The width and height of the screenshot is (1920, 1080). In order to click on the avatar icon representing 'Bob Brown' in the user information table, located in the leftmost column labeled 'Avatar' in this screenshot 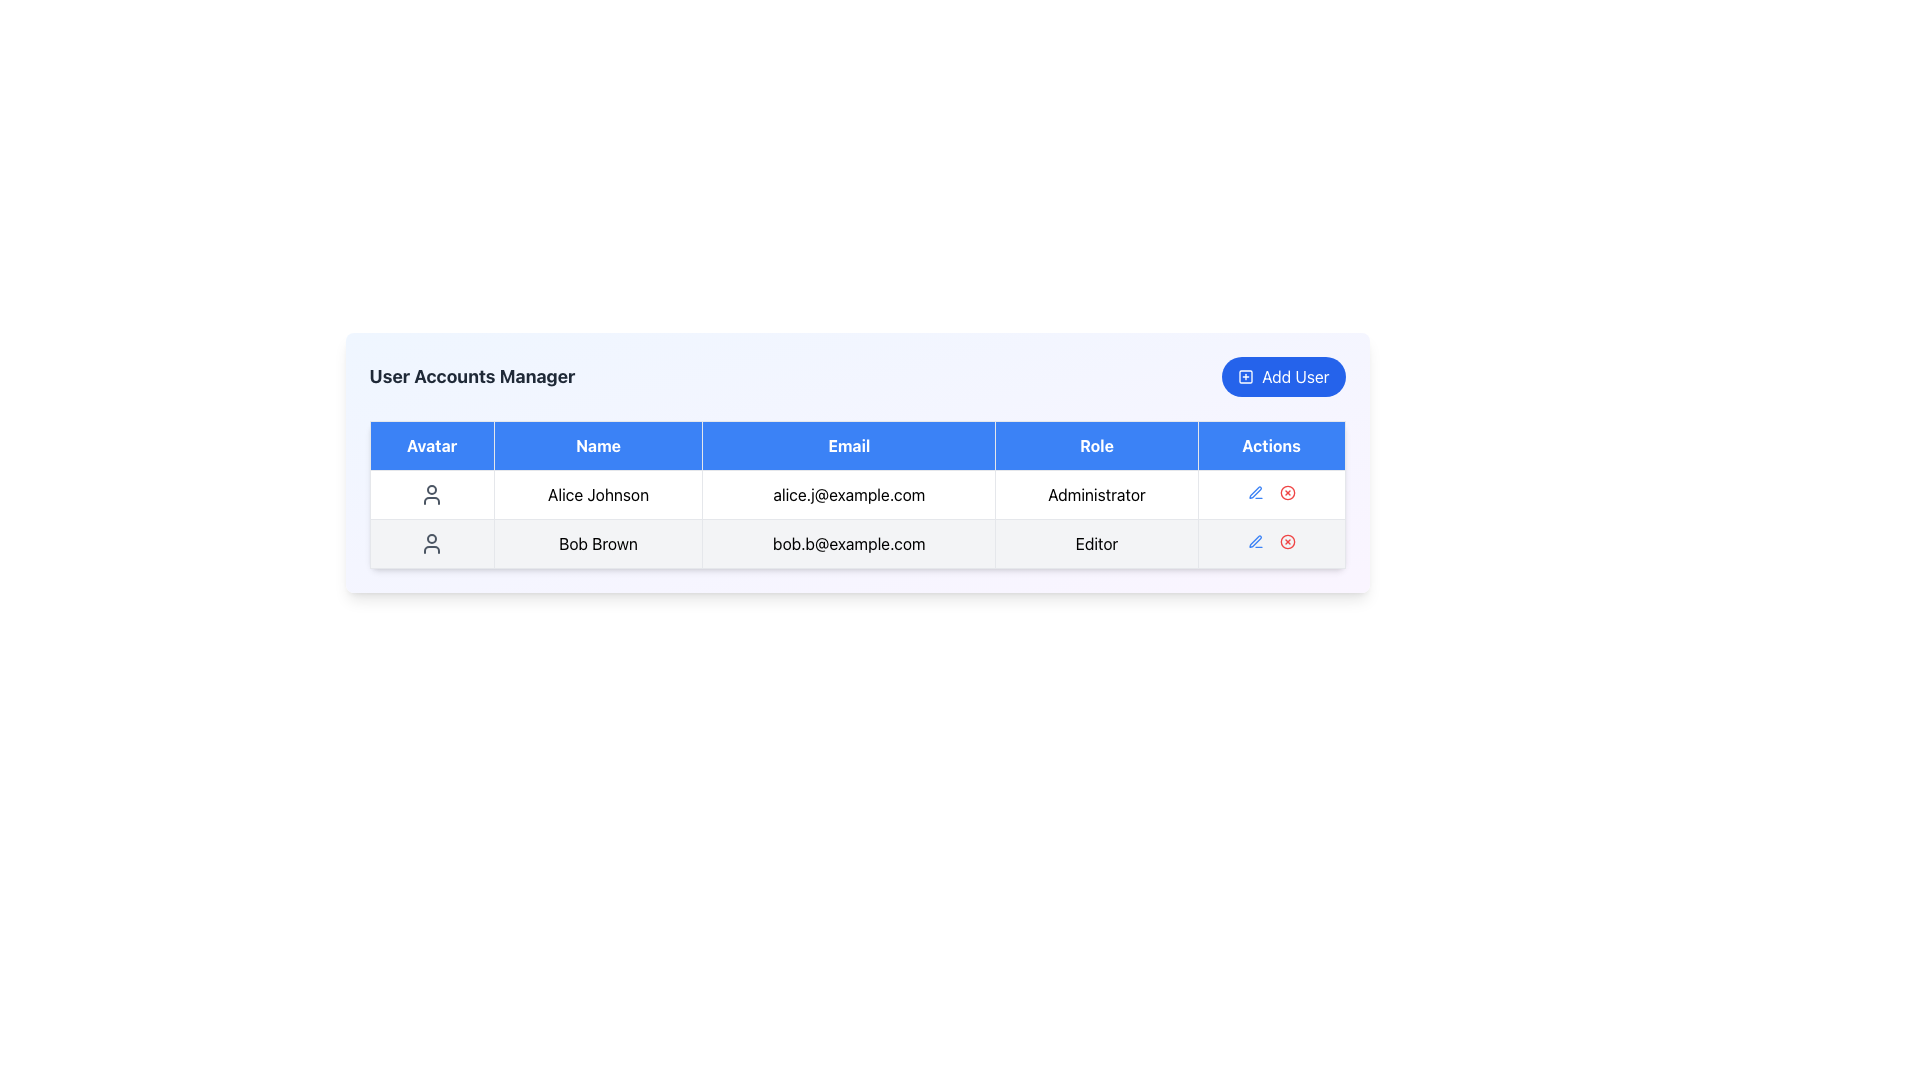, I will do `click(431, 543)`.